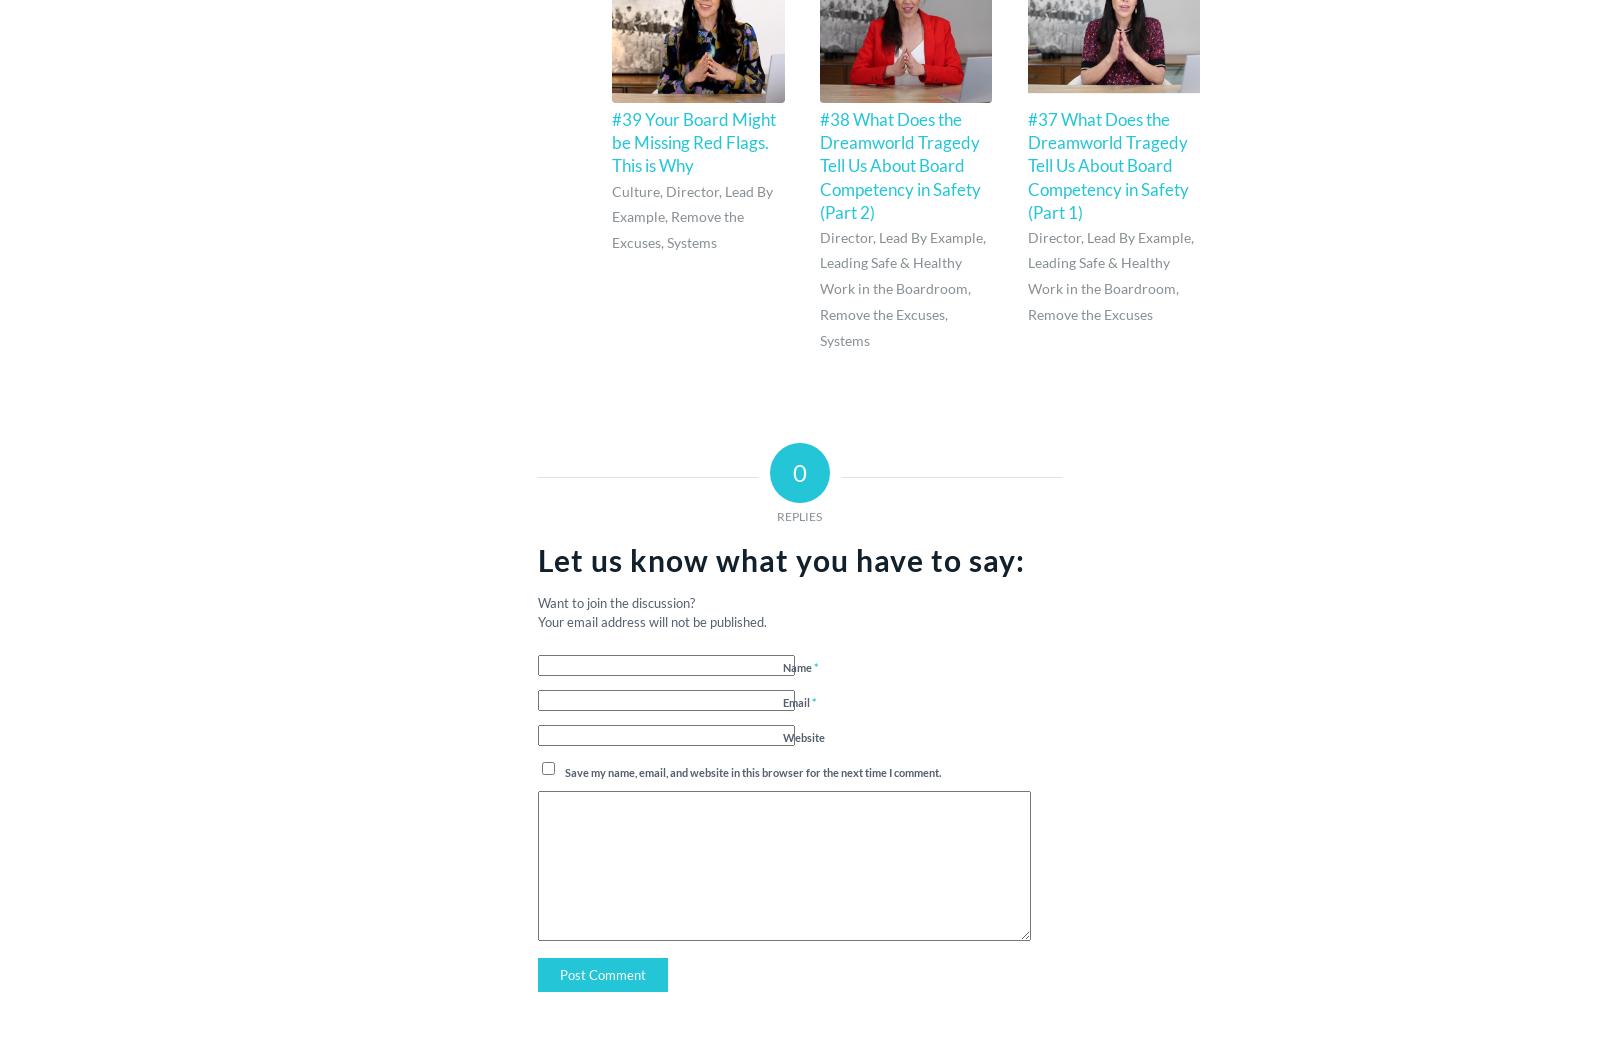 This screenshot has width=1600, height=1052. Describe the element at coordinates (796, 702) in the screenshot. I see `'Email'` at that location.